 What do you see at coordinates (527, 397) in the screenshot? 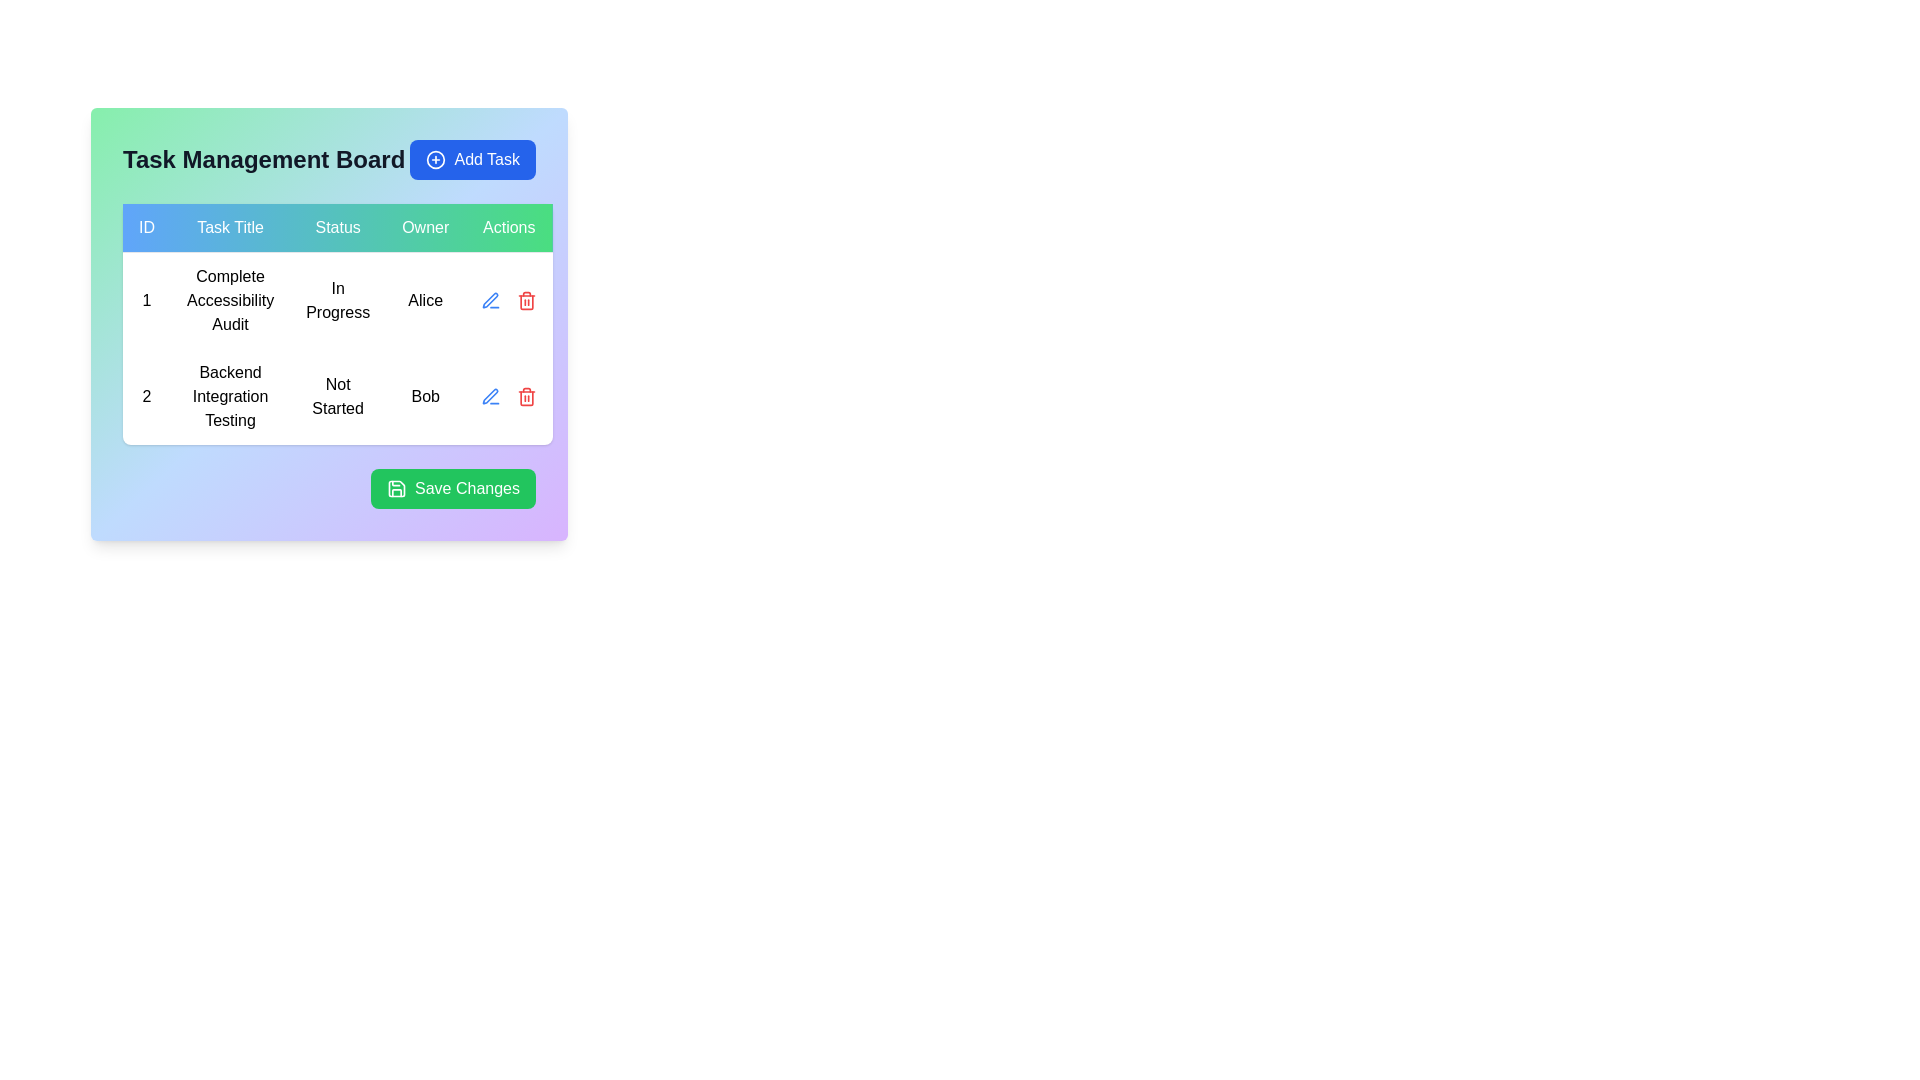
I see `the red trash can icon button located in the 'Actions' column of the second row in the task management table` at bounding box center [527, 397].